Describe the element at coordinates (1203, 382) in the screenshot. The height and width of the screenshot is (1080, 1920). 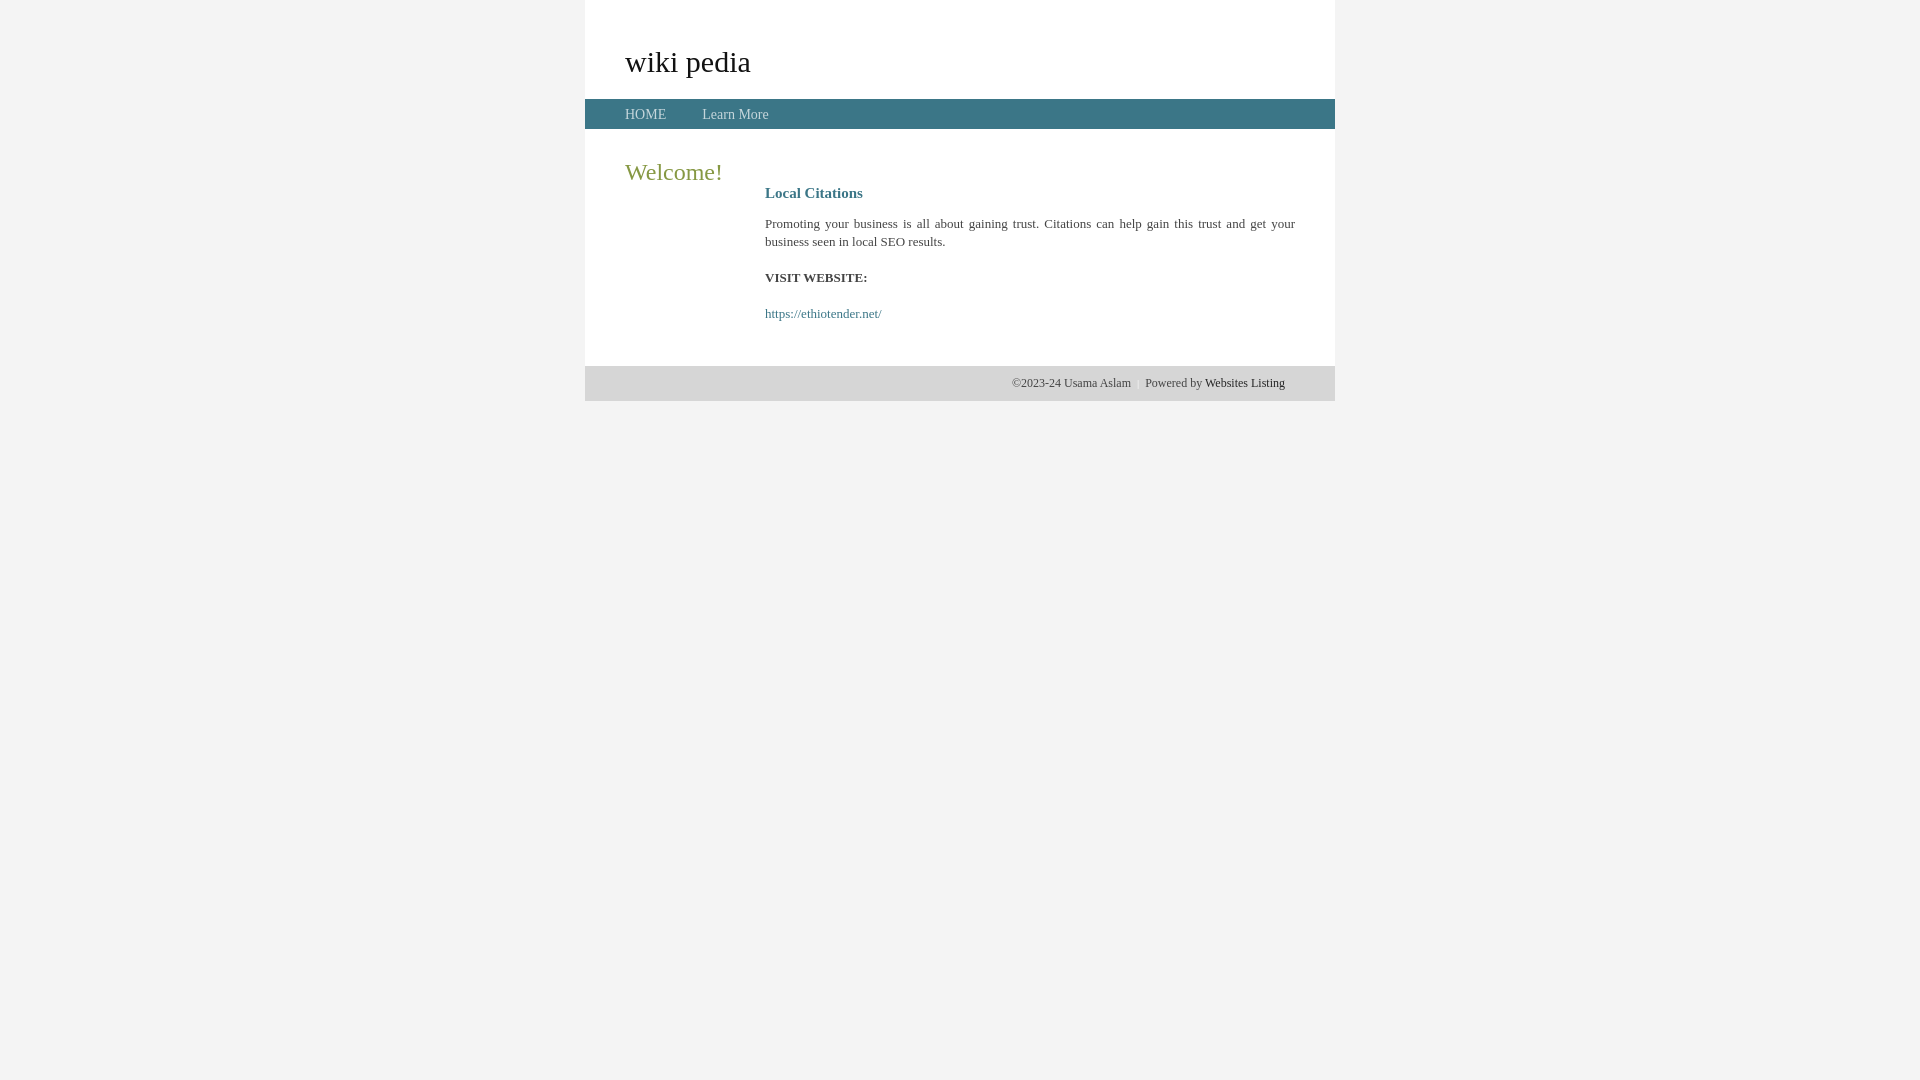
I see `'Websites Listing'` at that location.